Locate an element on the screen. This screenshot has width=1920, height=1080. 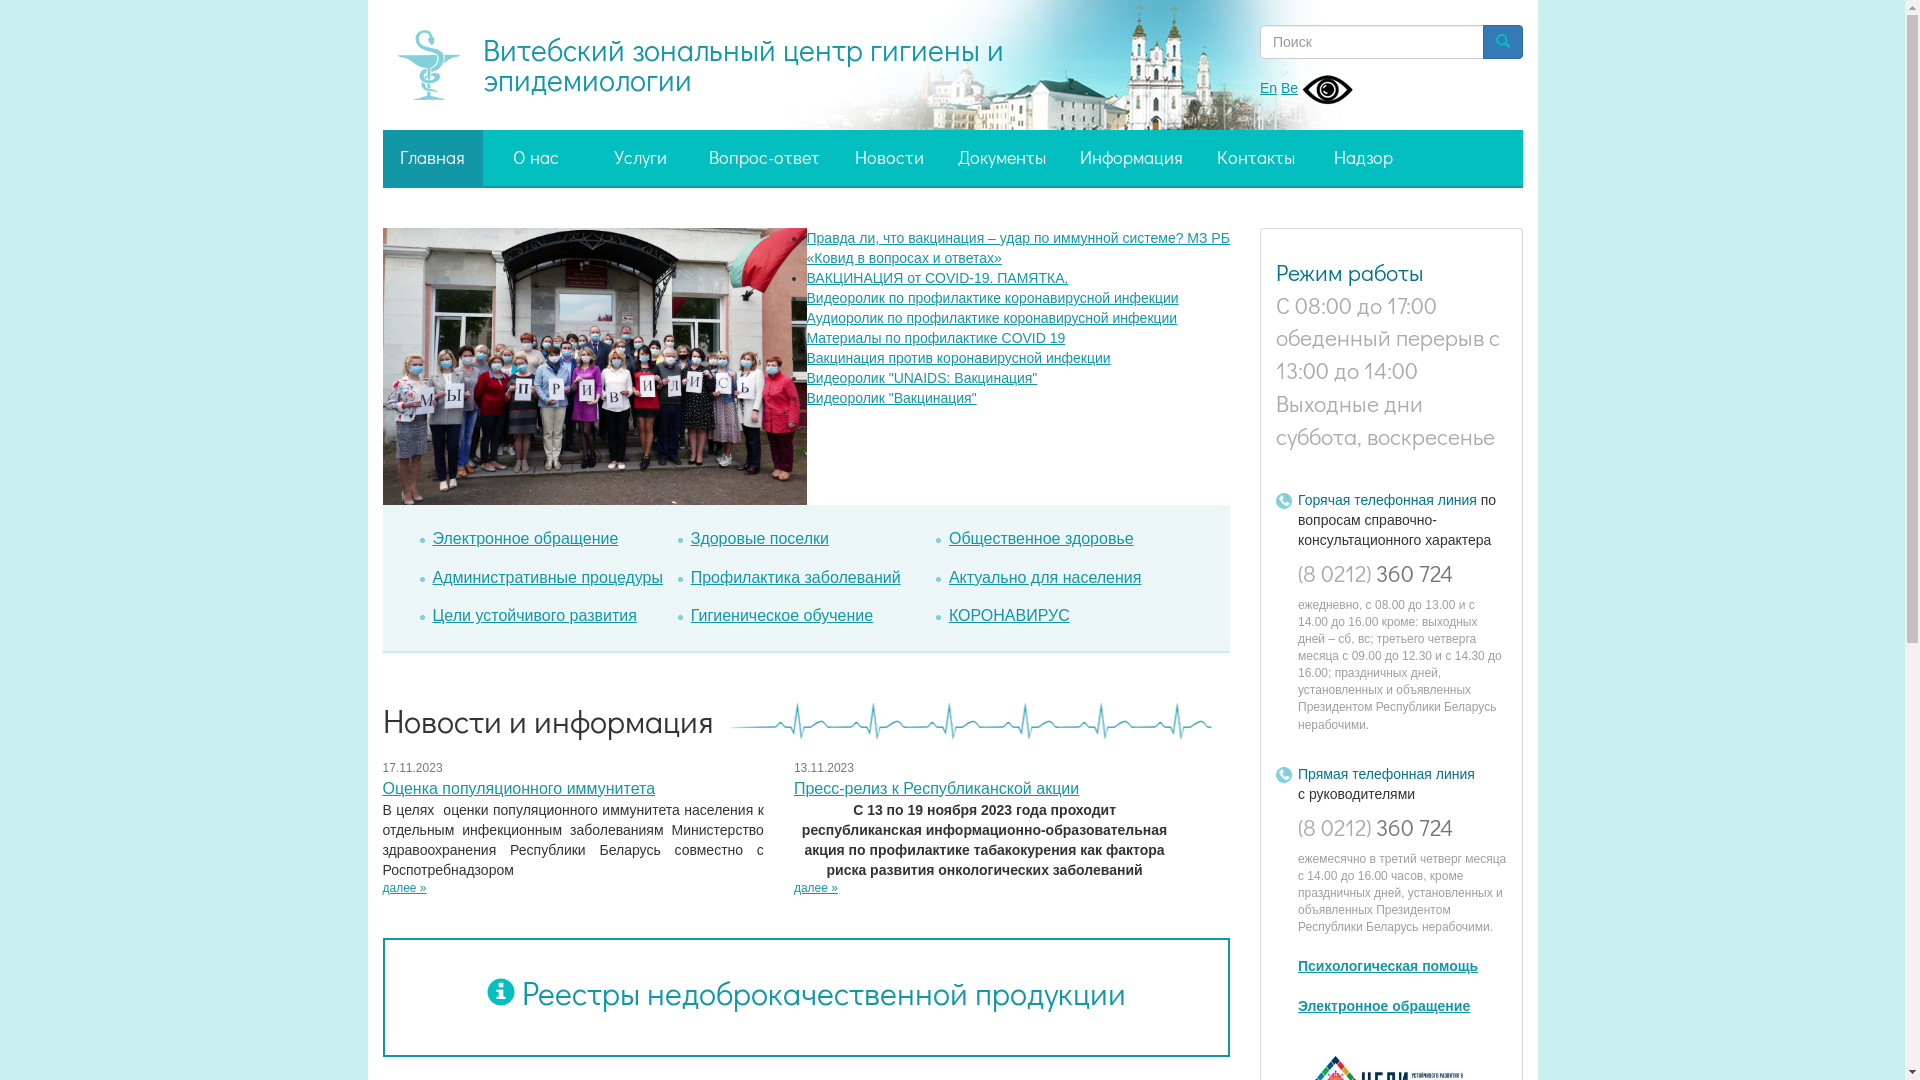
'Be' is located at coordinates (1289, 87).